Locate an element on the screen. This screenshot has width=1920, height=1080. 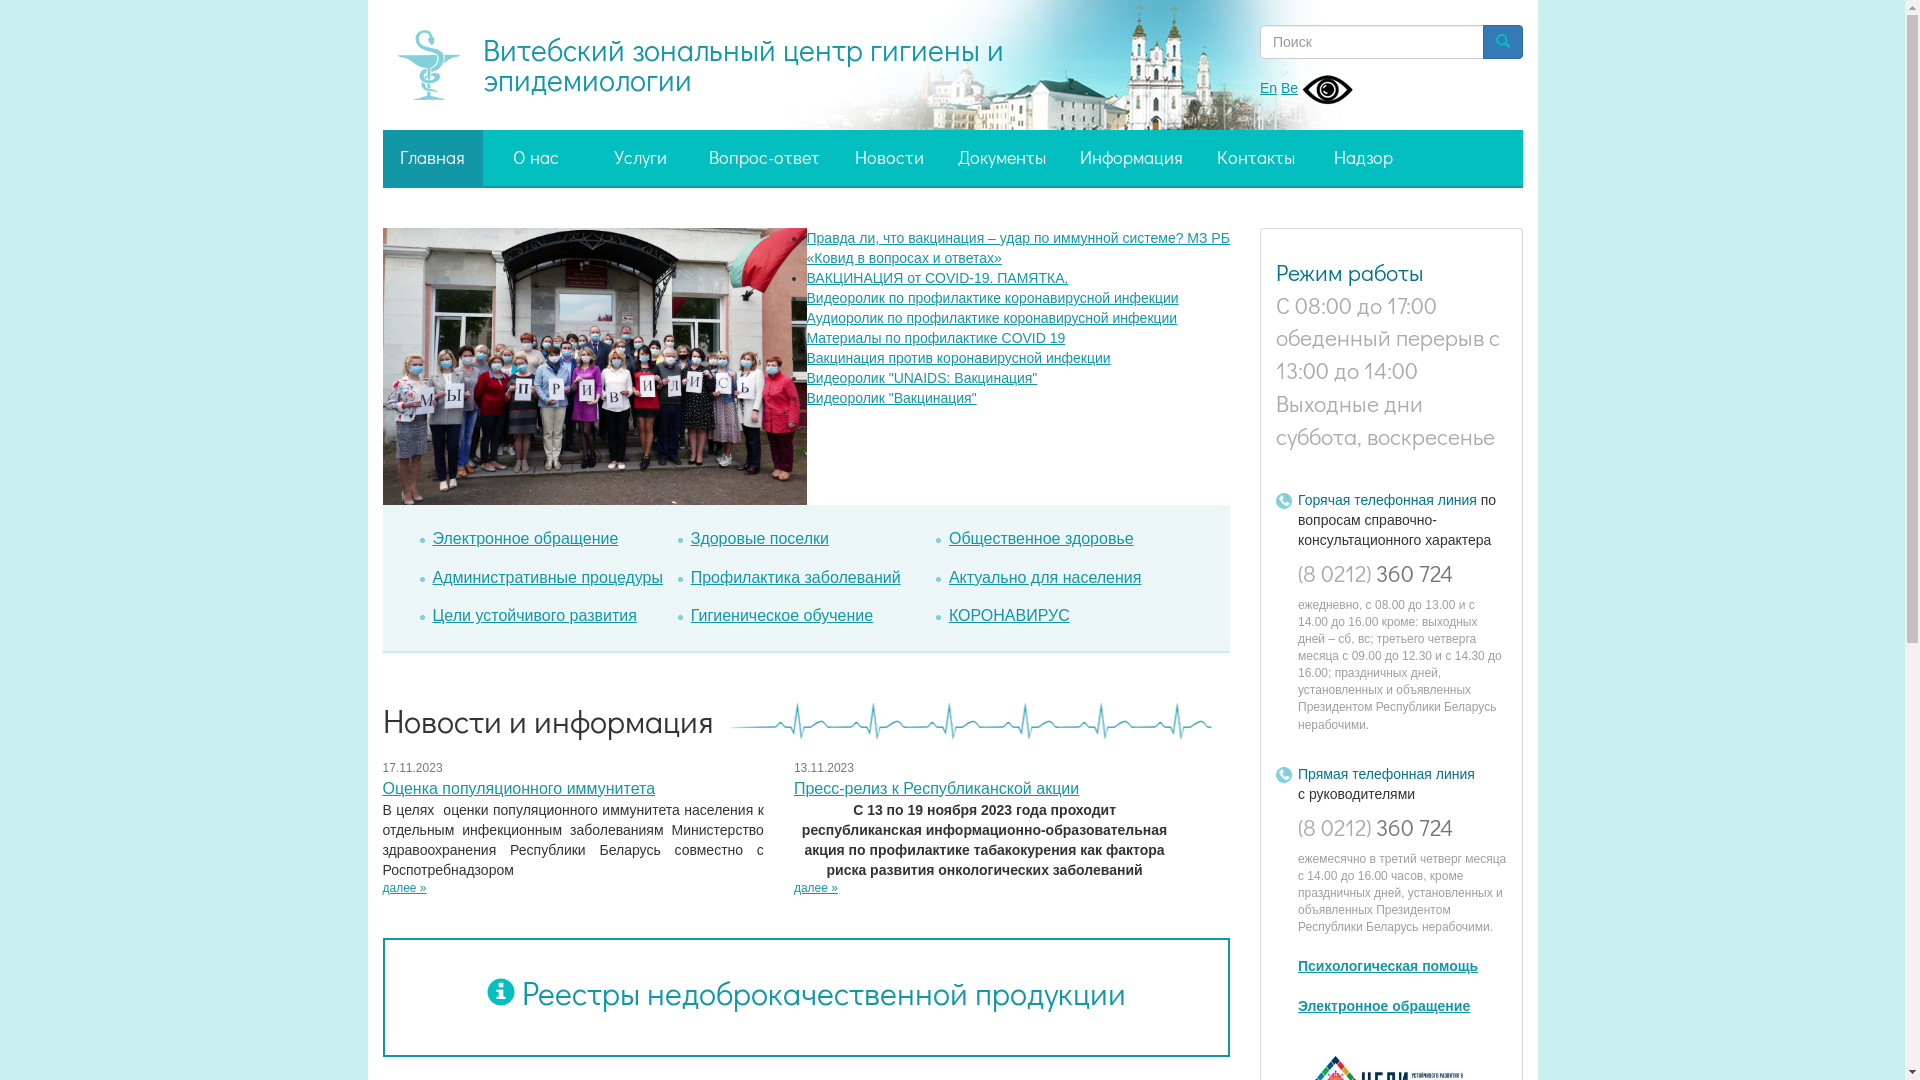
'Be' is located at coordinates (1289, 87).